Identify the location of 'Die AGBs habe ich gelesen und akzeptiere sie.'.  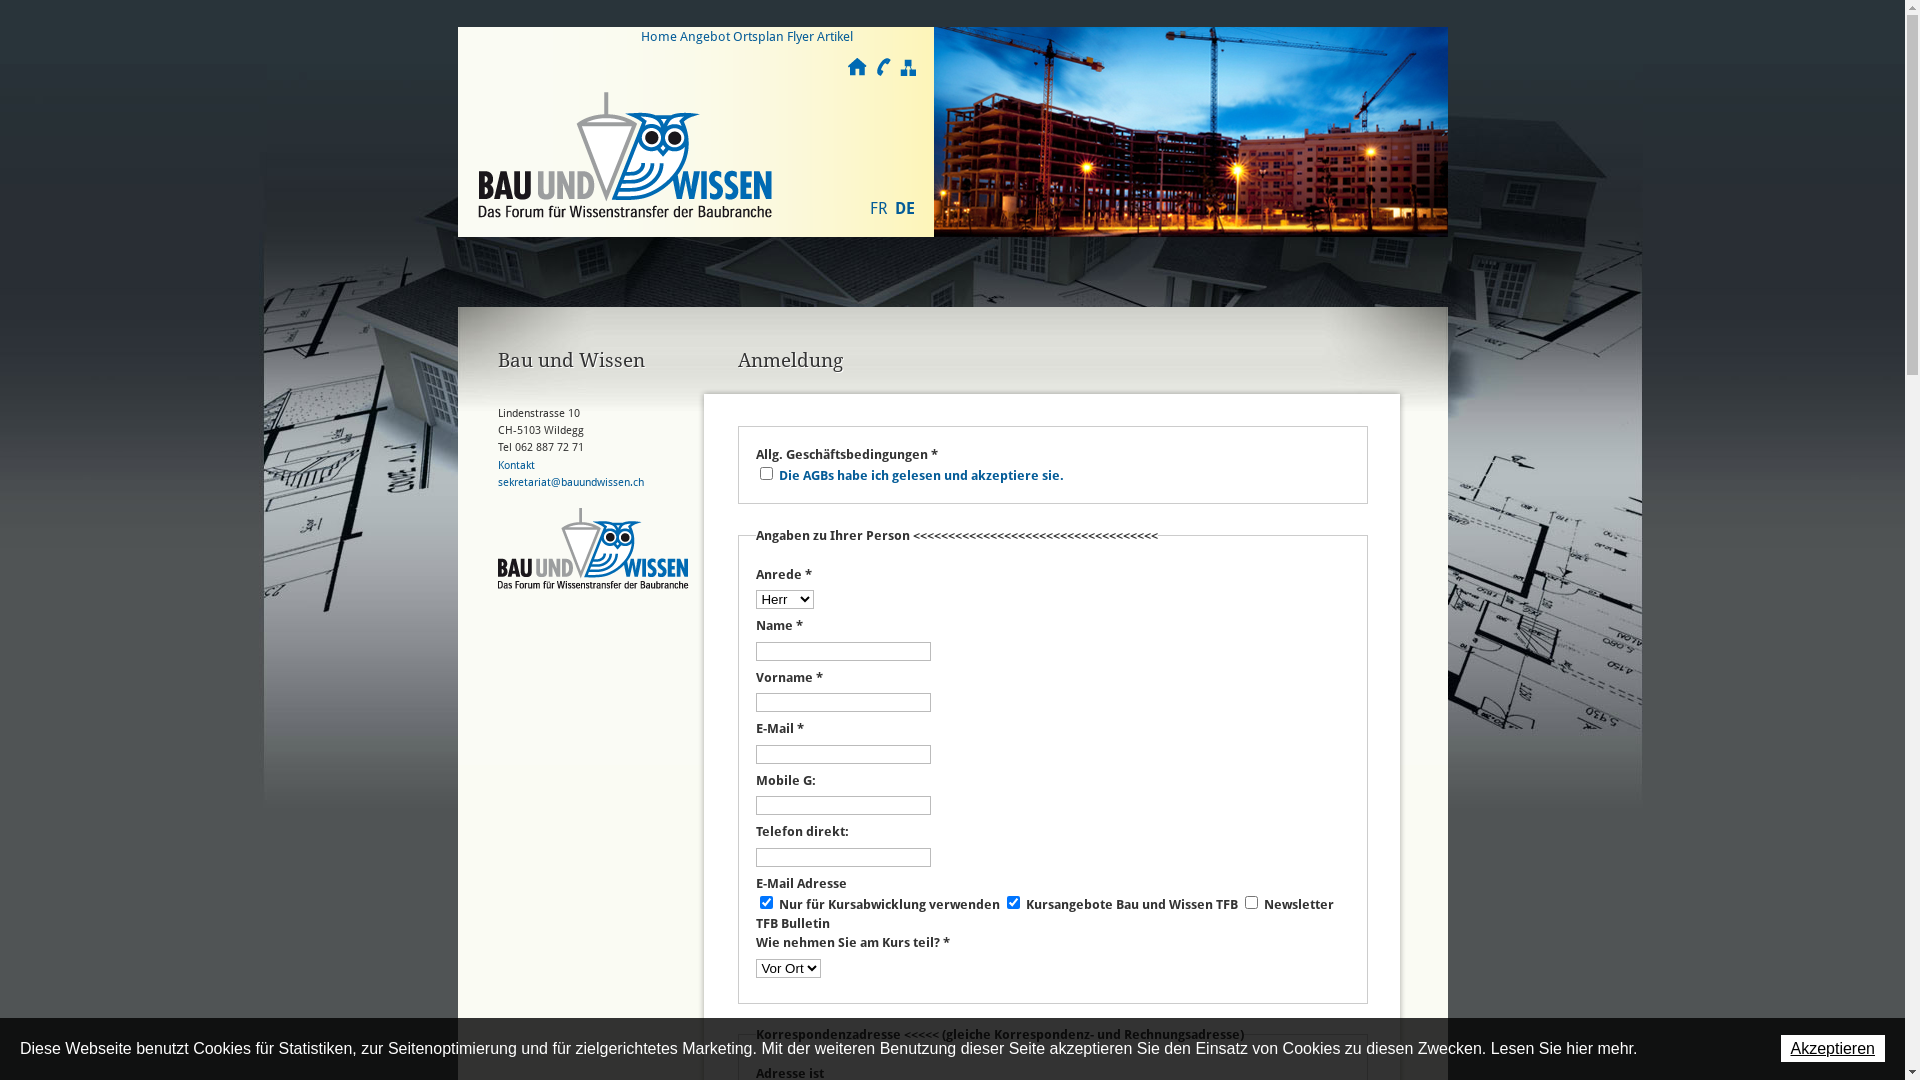
(920, 475).